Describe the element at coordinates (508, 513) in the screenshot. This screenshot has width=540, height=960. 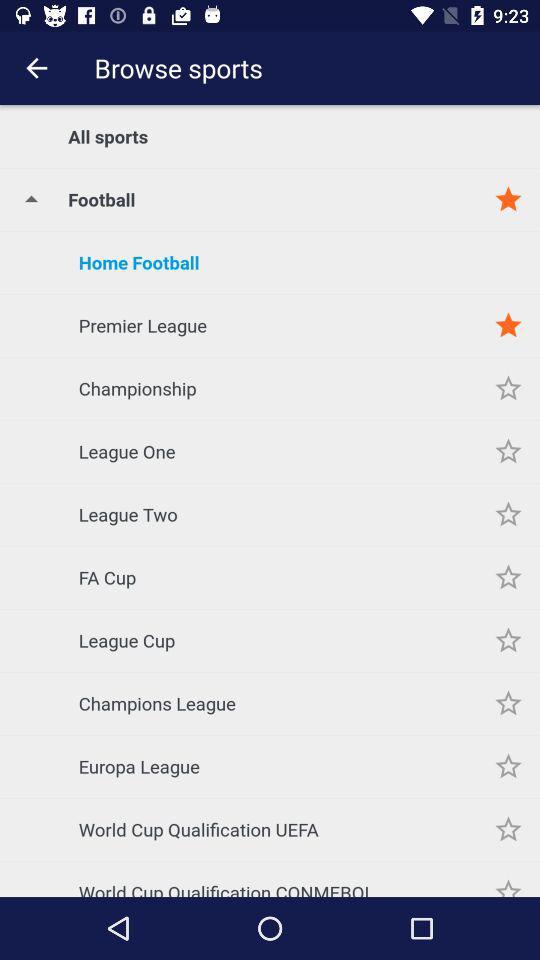
I see `league two` at that location.